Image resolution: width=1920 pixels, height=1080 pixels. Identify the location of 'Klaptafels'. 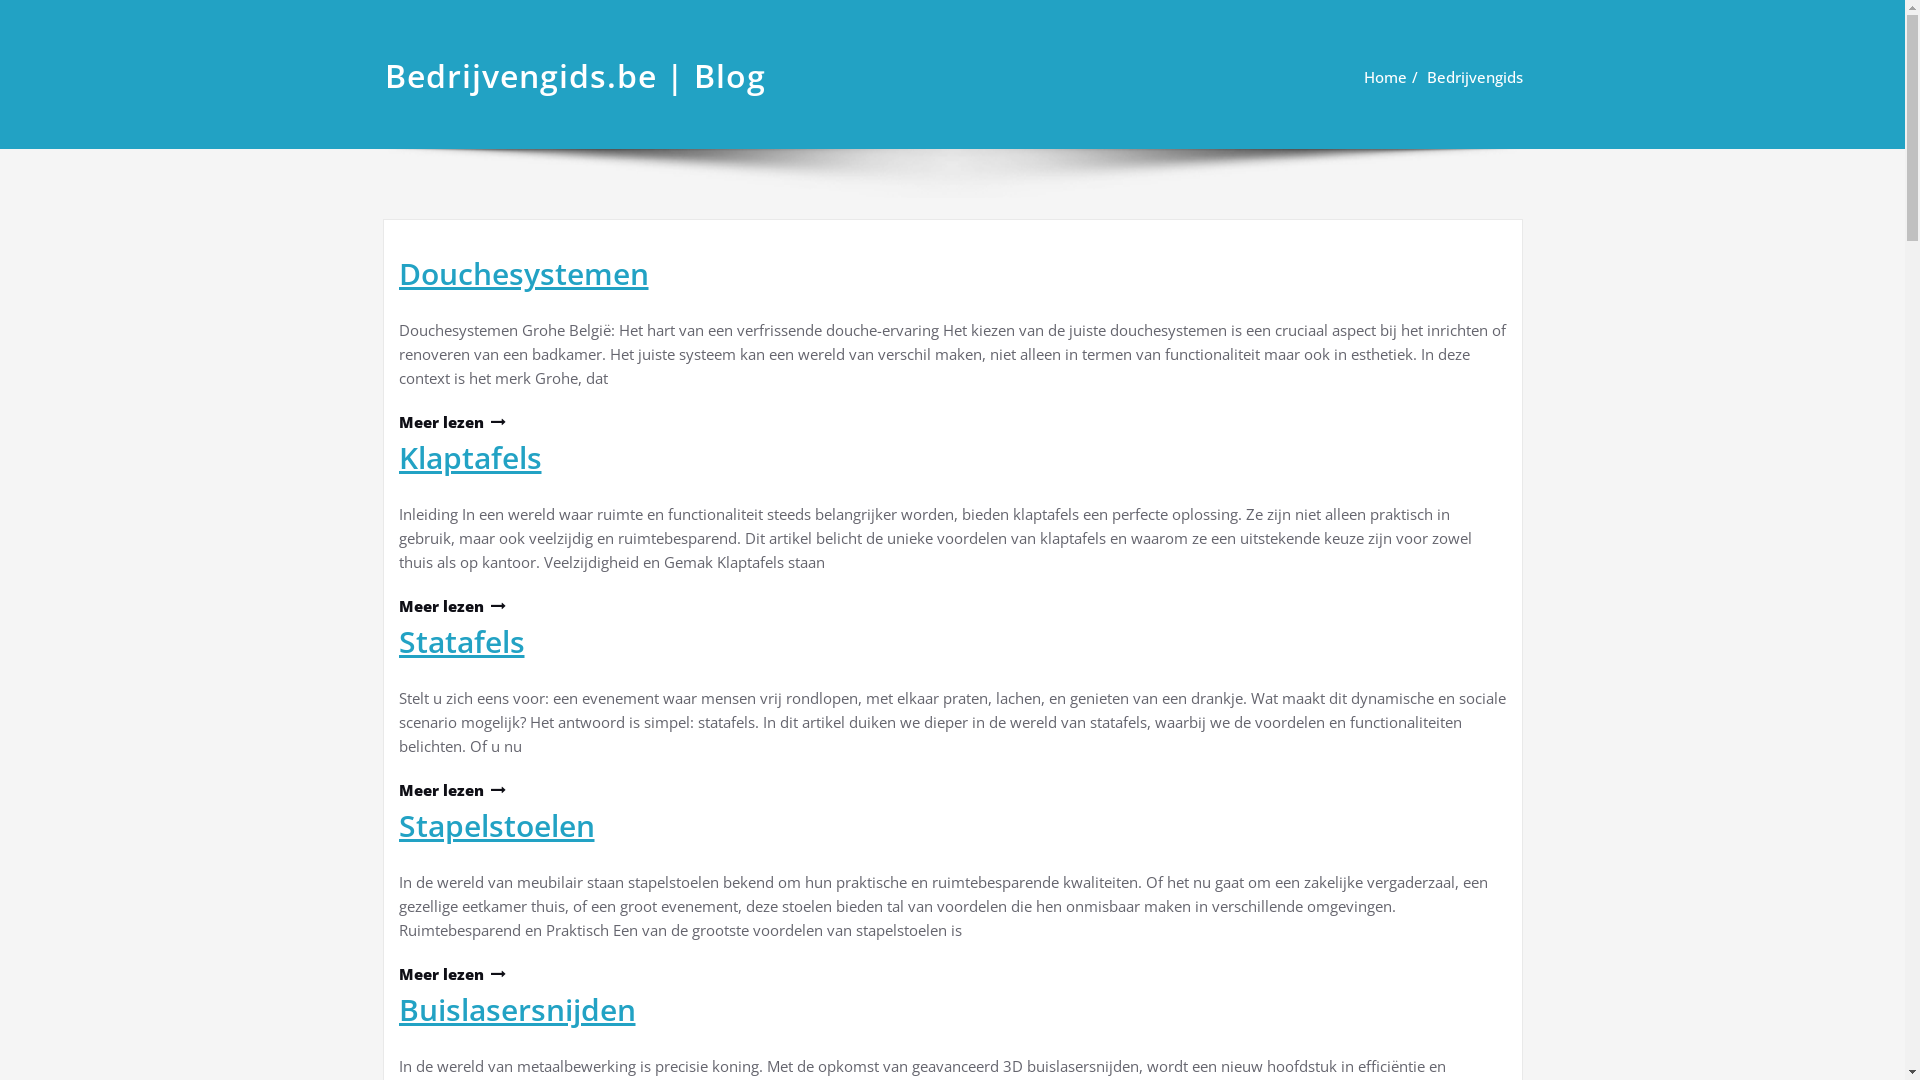
(468, 457).